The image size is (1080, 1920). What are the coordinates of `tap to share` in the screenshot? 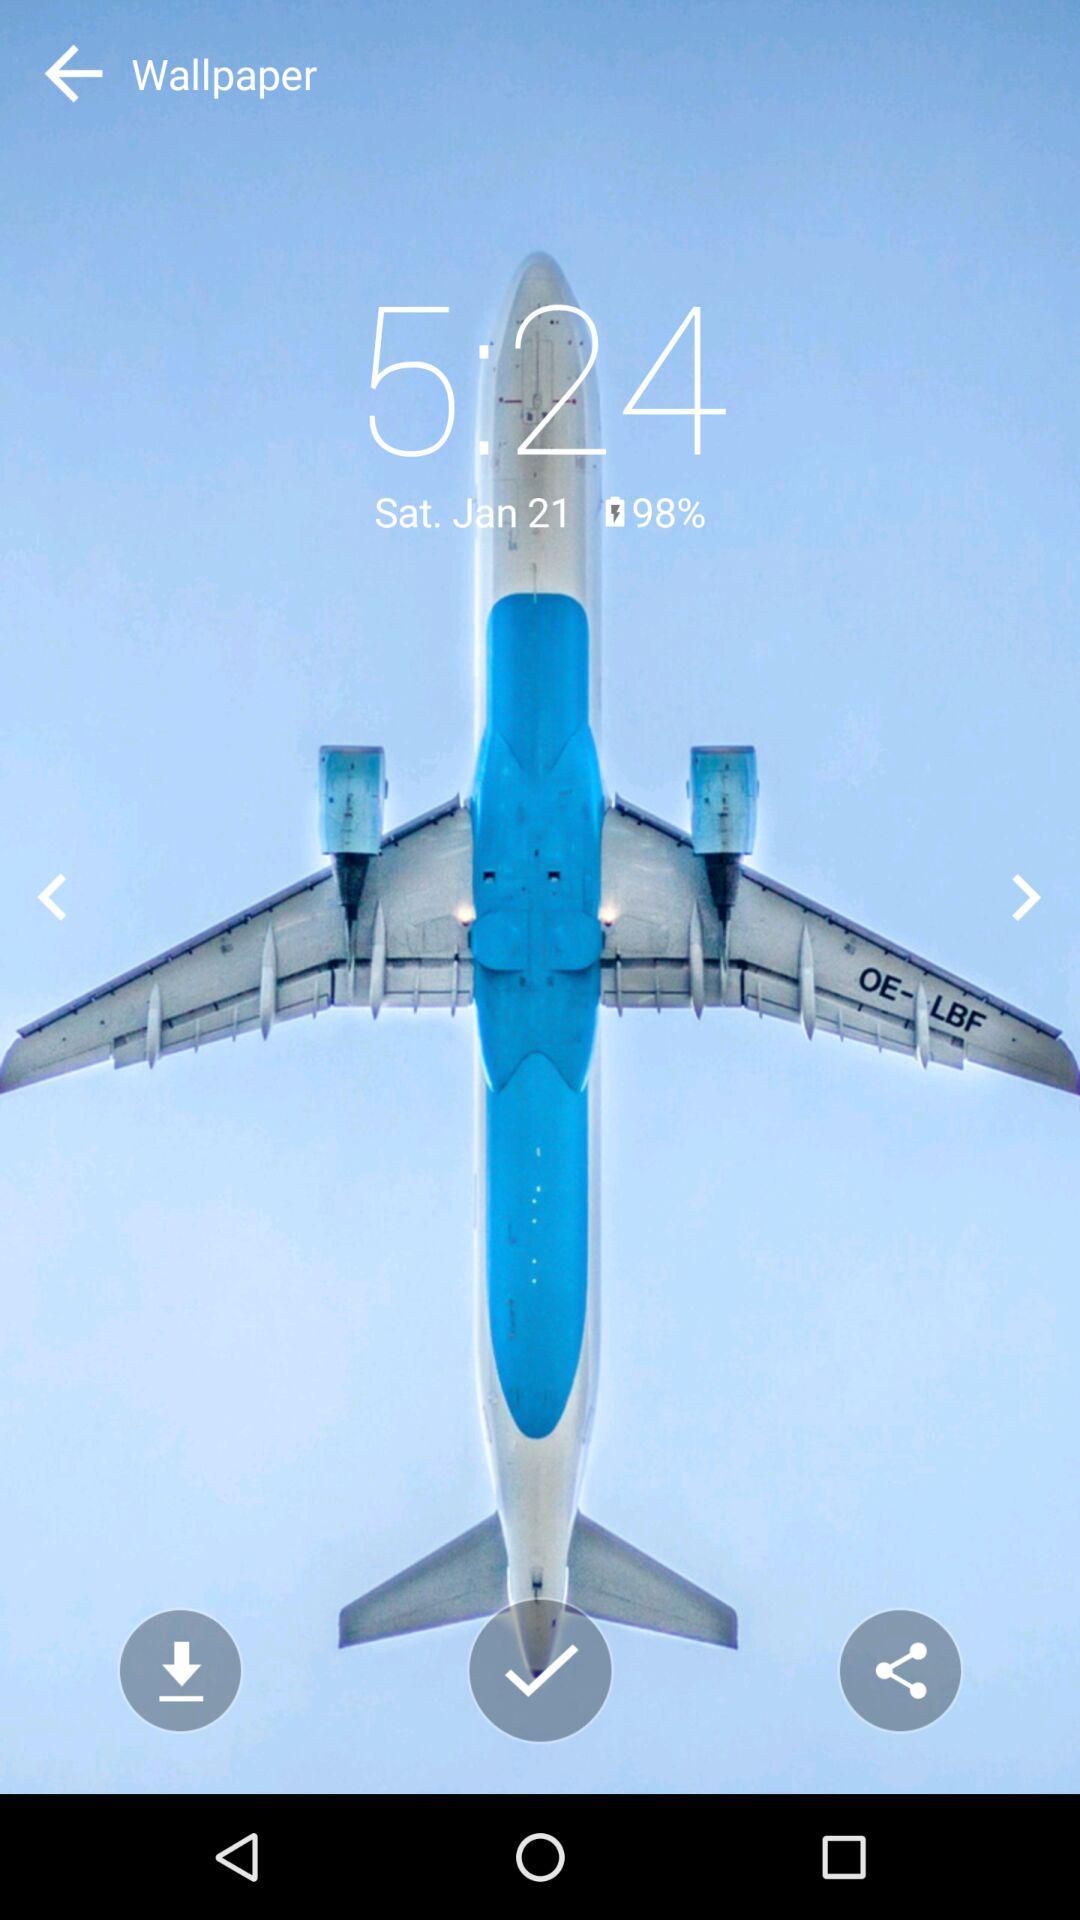 It's located at (898, 1670).